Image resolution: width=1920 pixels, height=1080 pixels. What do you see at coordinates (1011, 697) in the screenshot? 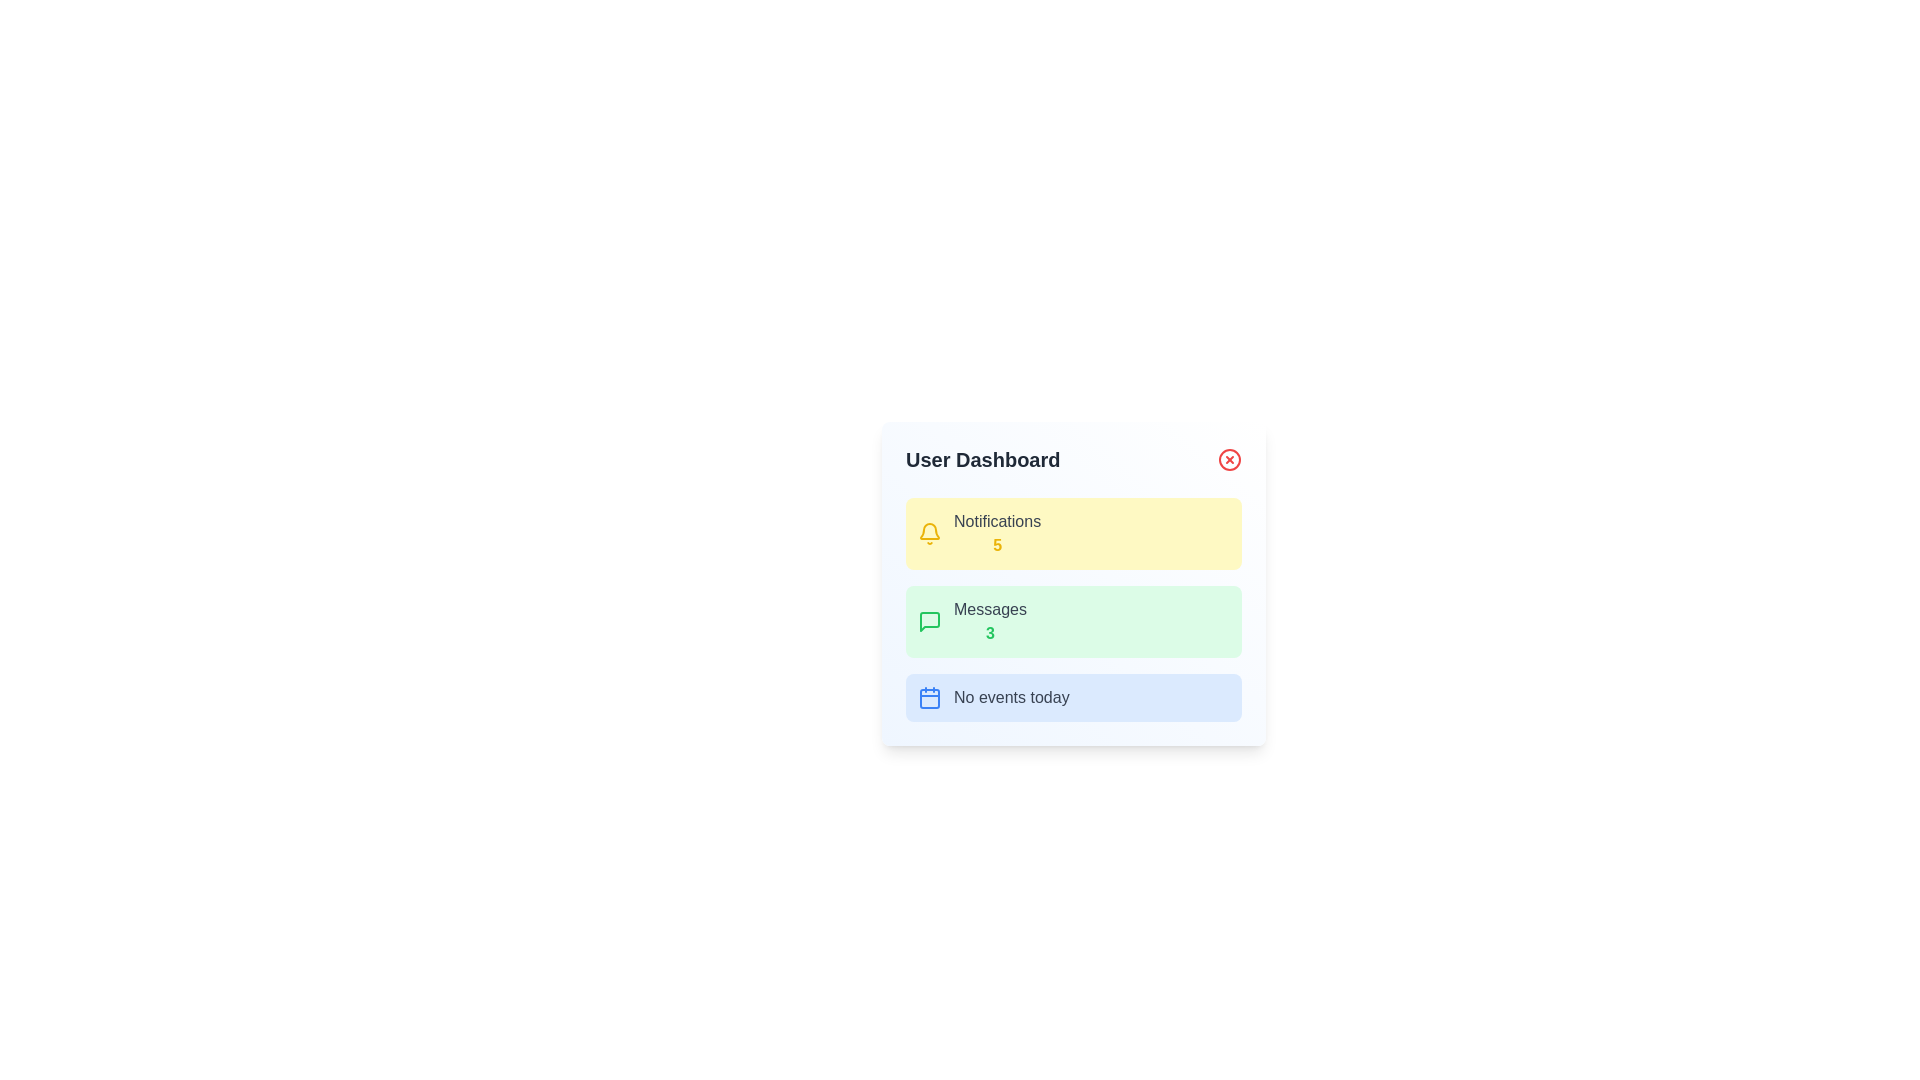
I see `the text label displaying 'No events today', which is styled in a medium font size with dark gray color on a light blue background` at bounding box center [1011, 697].